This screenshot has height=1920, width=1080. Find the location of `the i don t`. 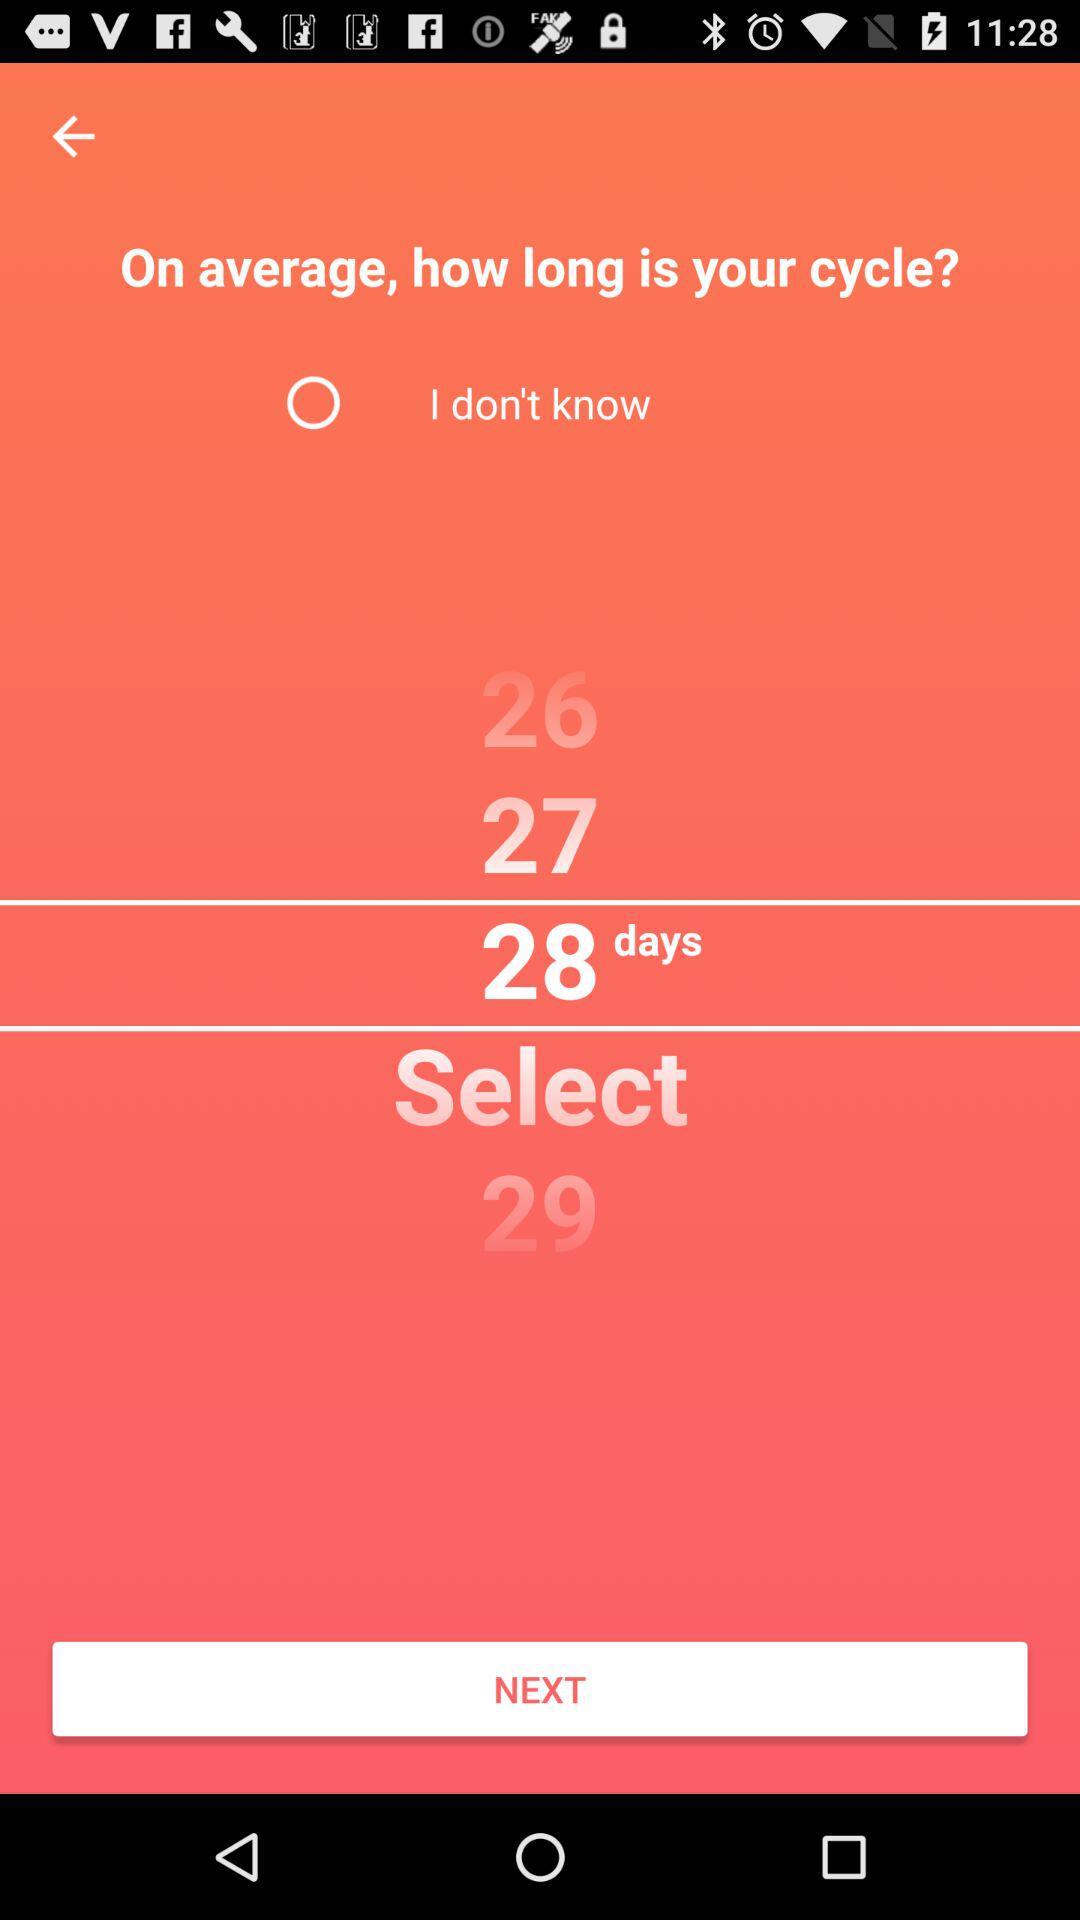

the i don t is located at coordinates (540, 401).